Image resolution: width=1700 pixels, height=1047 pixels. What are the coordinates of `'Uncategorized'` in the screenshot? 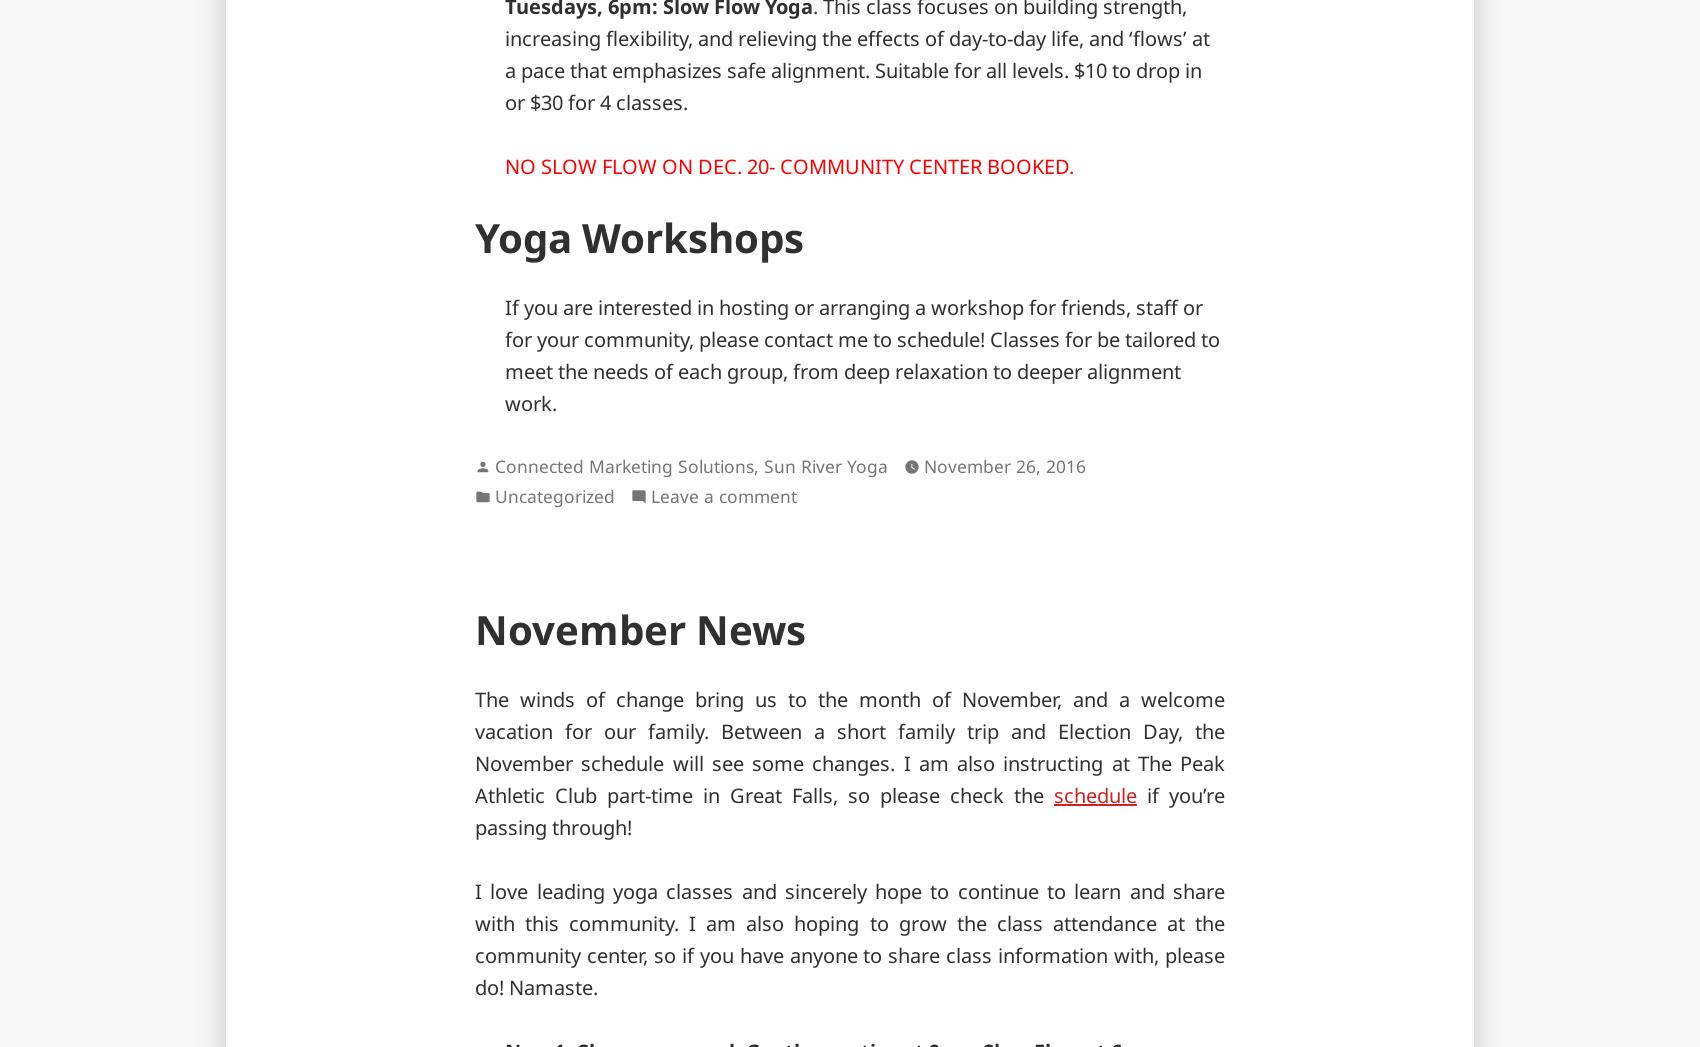 It's located at (495, 494).